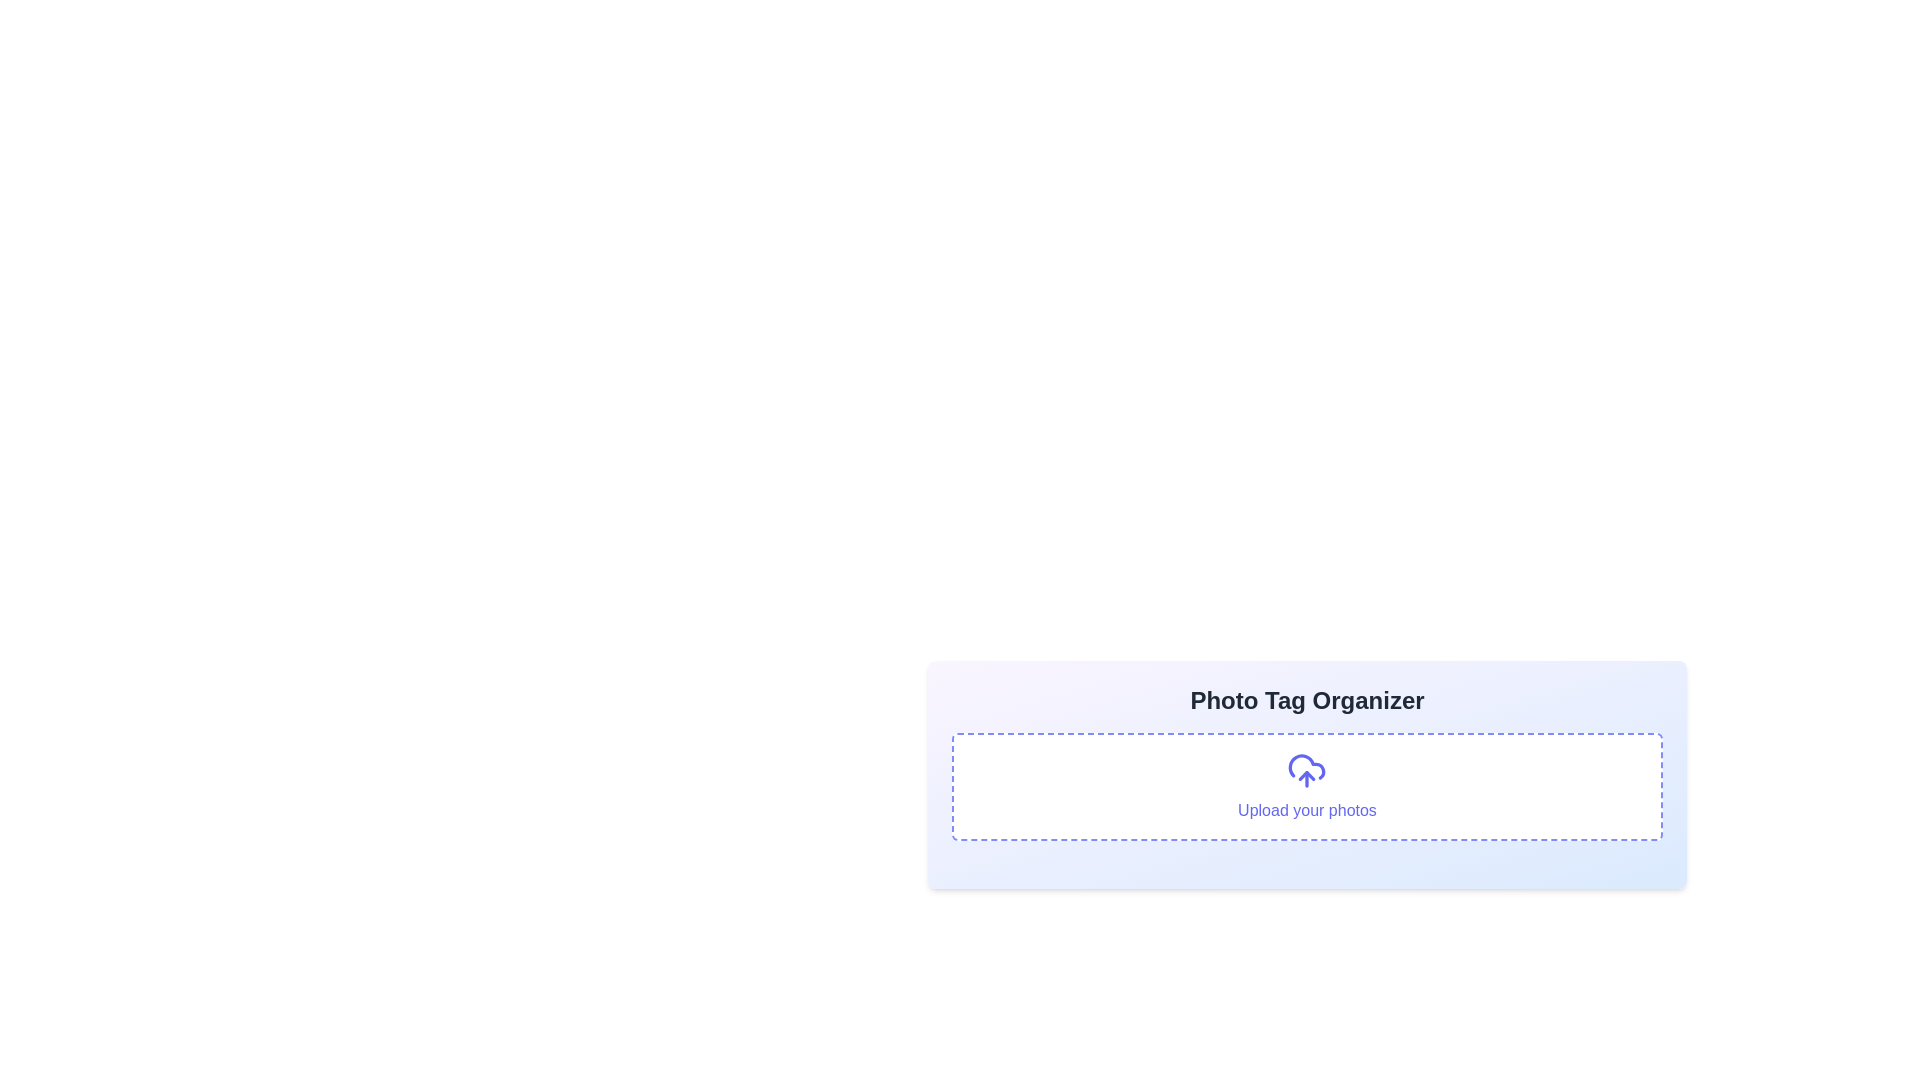 The image size is (1920, 1080). I want to click on the cloud upload SVG icon, so click(1307, 770).